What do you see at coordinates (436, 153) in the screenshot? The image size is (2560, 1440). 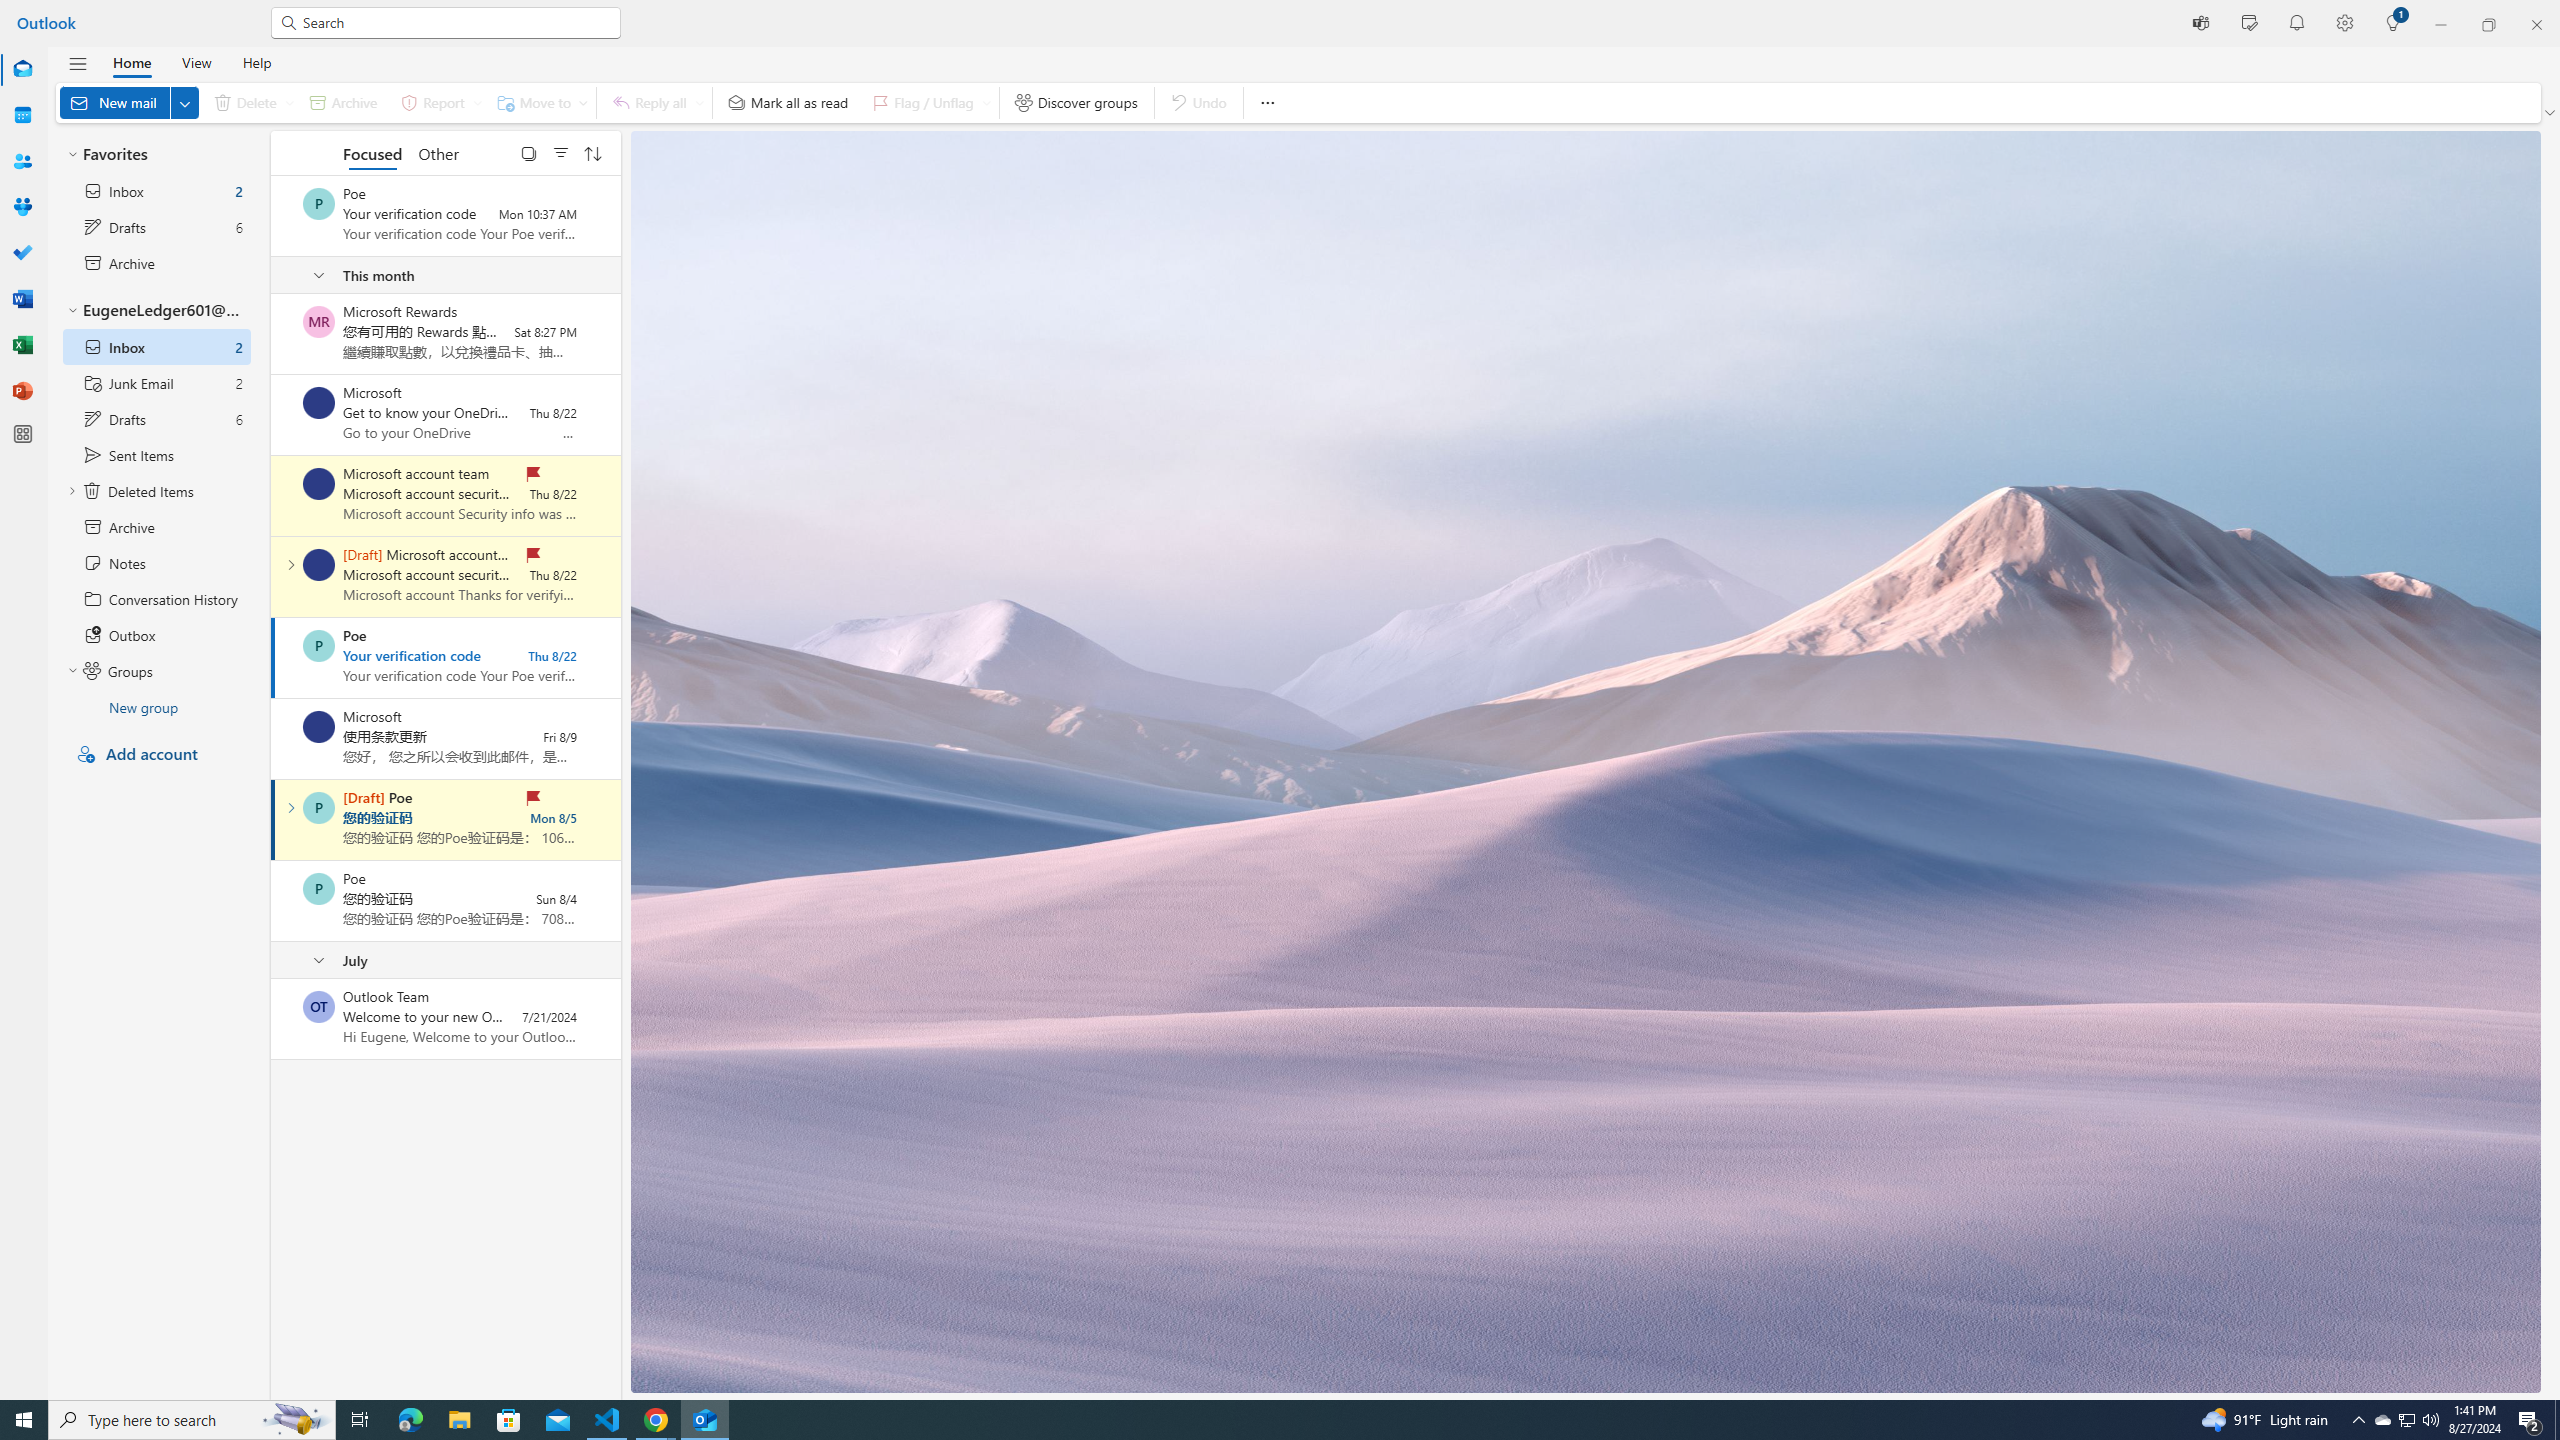 I see `'Other'` at bounding box center [436, 153].